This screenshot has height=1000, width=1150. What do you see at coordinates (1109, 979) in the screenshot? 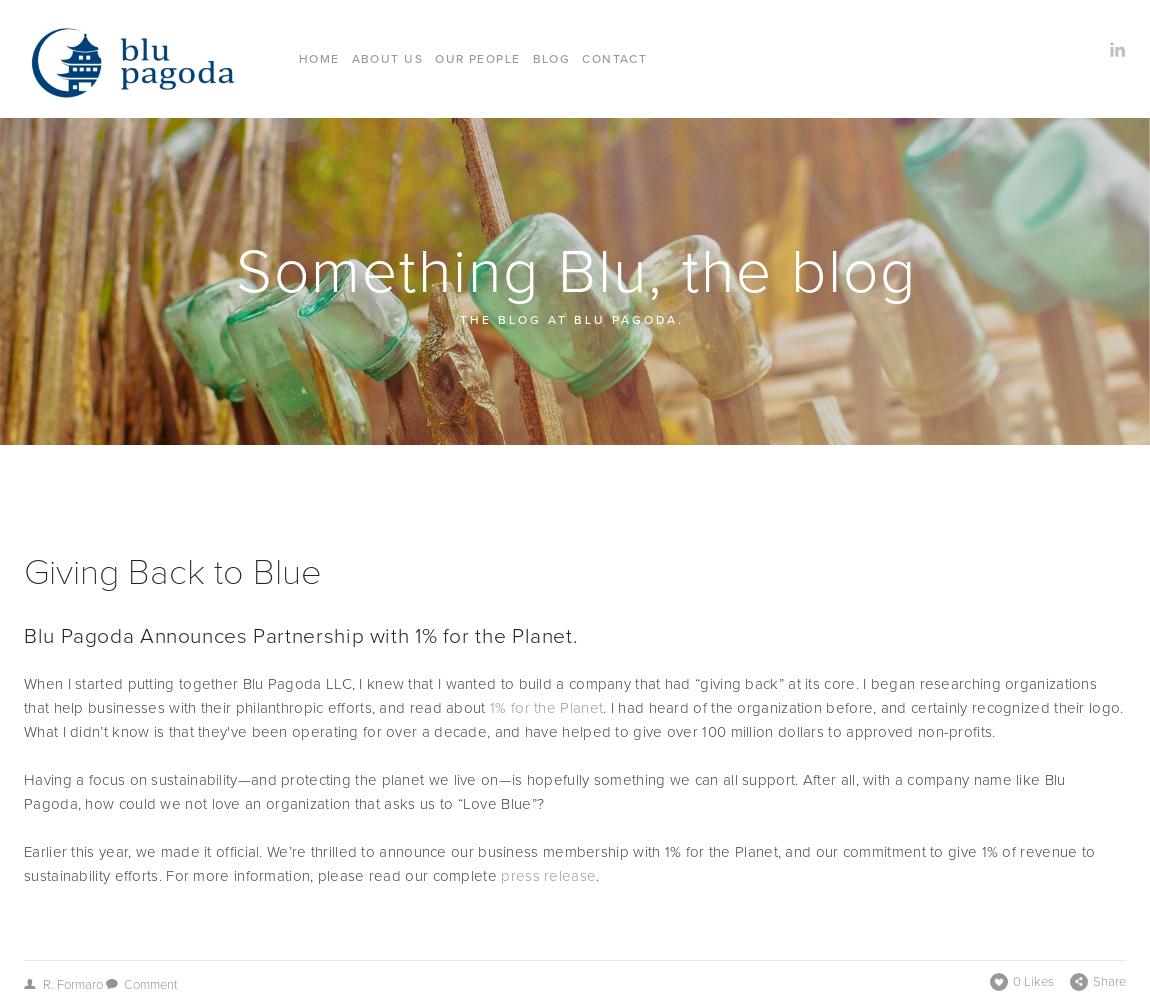
I see `'Share'` at bounding box center [1109, 979].